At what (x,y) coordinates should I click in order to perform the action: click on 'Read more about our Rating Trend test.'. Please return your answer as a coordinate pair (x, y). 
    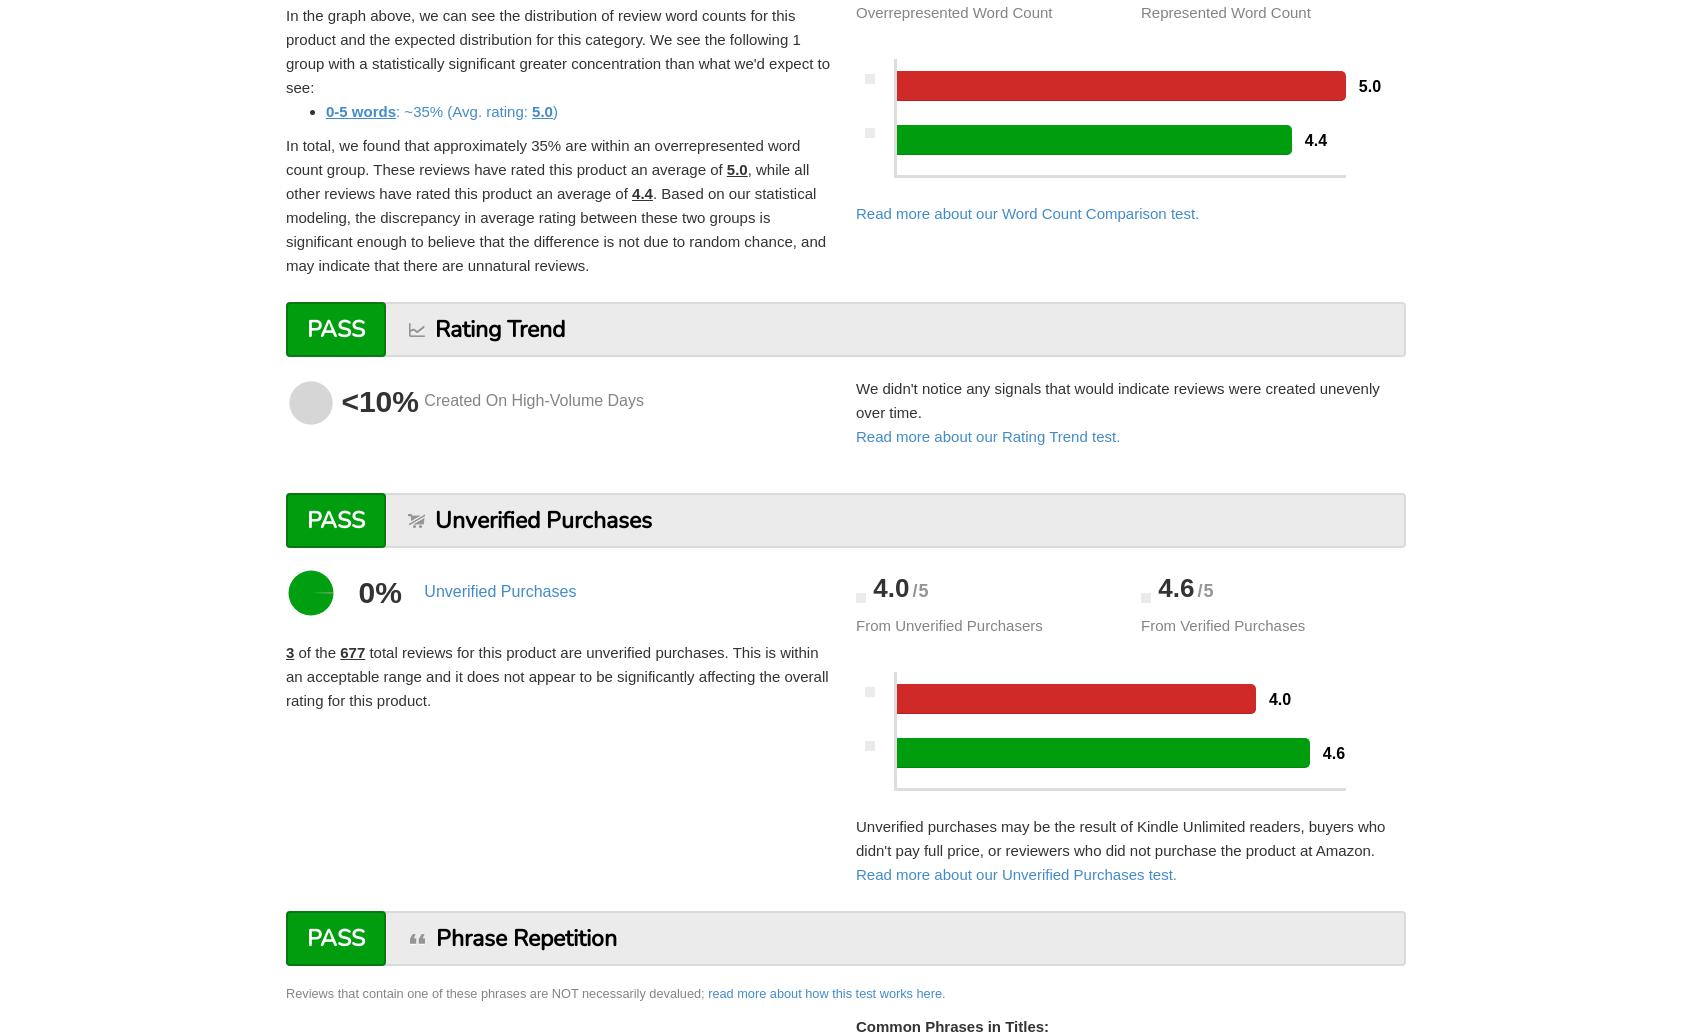
    Looking at the image, I should click on (987, 434).